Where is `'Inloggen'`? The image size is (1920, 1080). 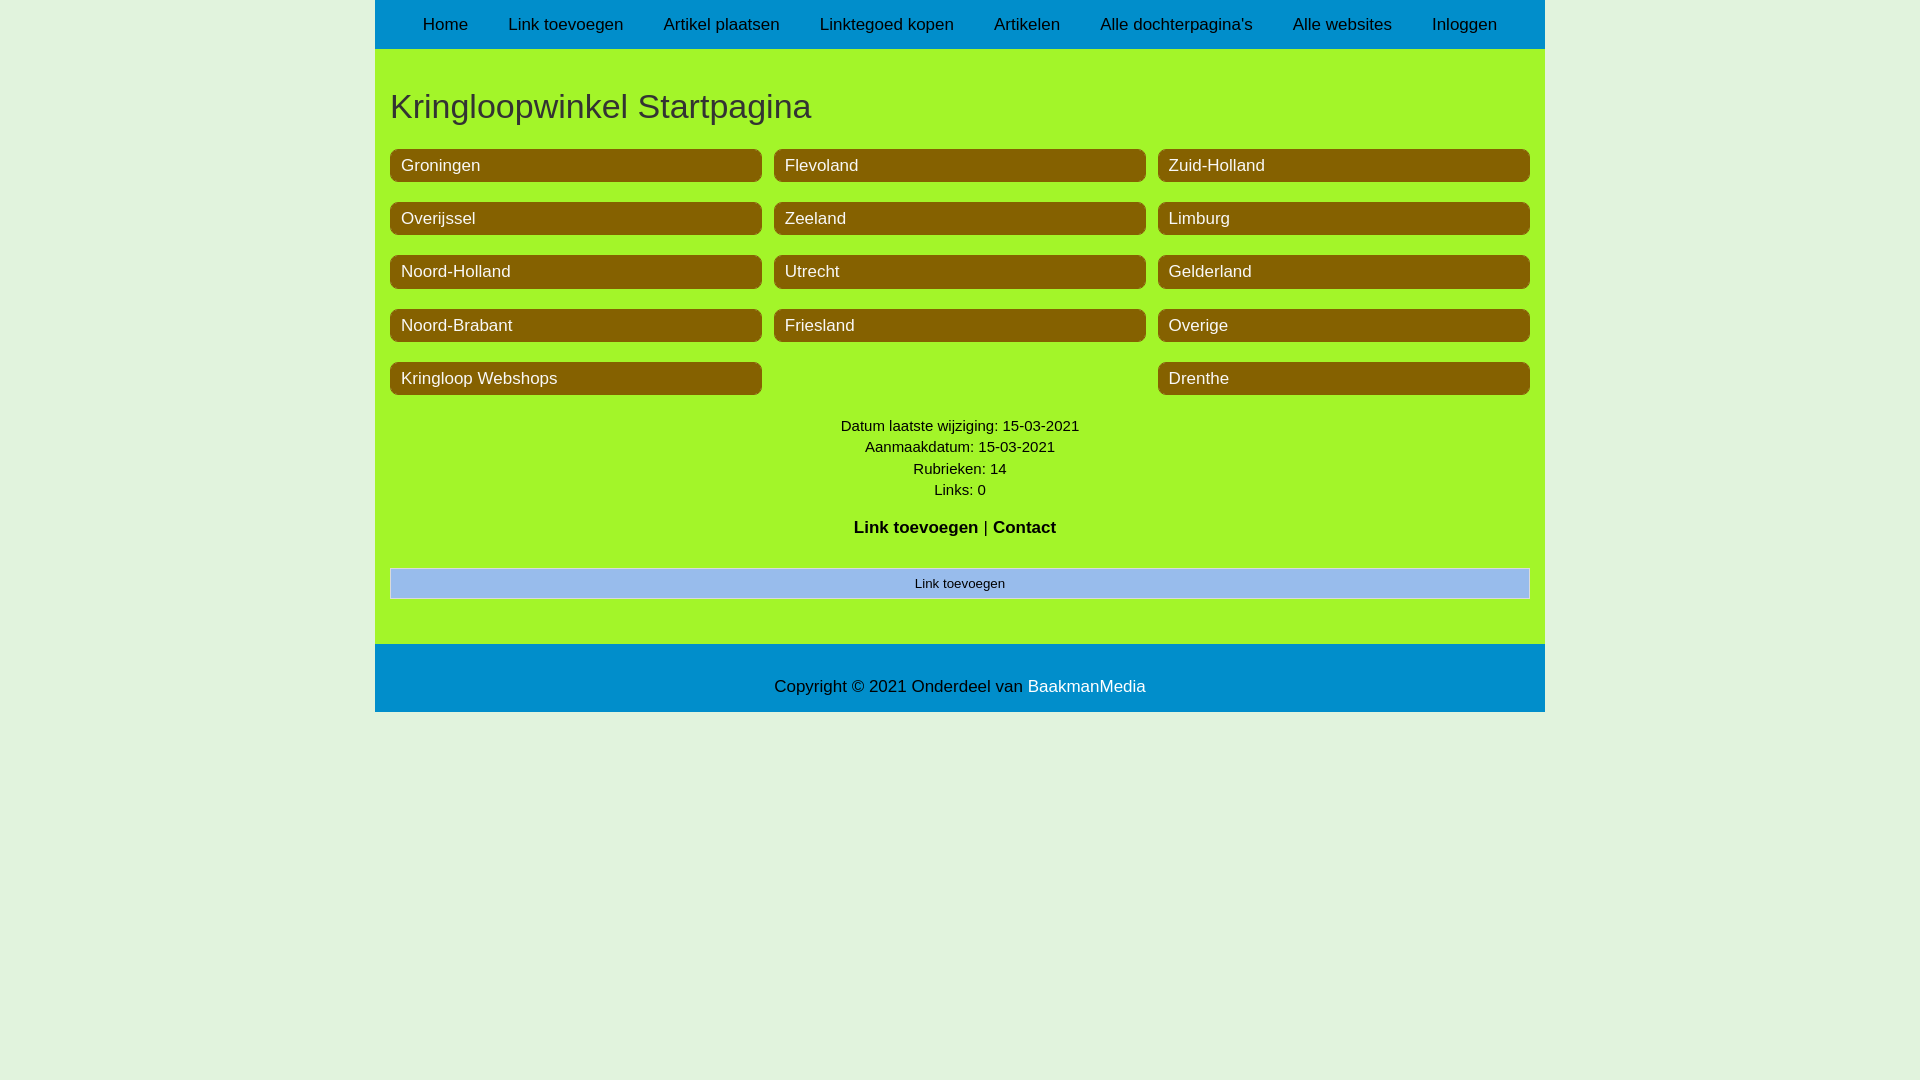 'Inloggen' is located at coordinates (1464, 24).